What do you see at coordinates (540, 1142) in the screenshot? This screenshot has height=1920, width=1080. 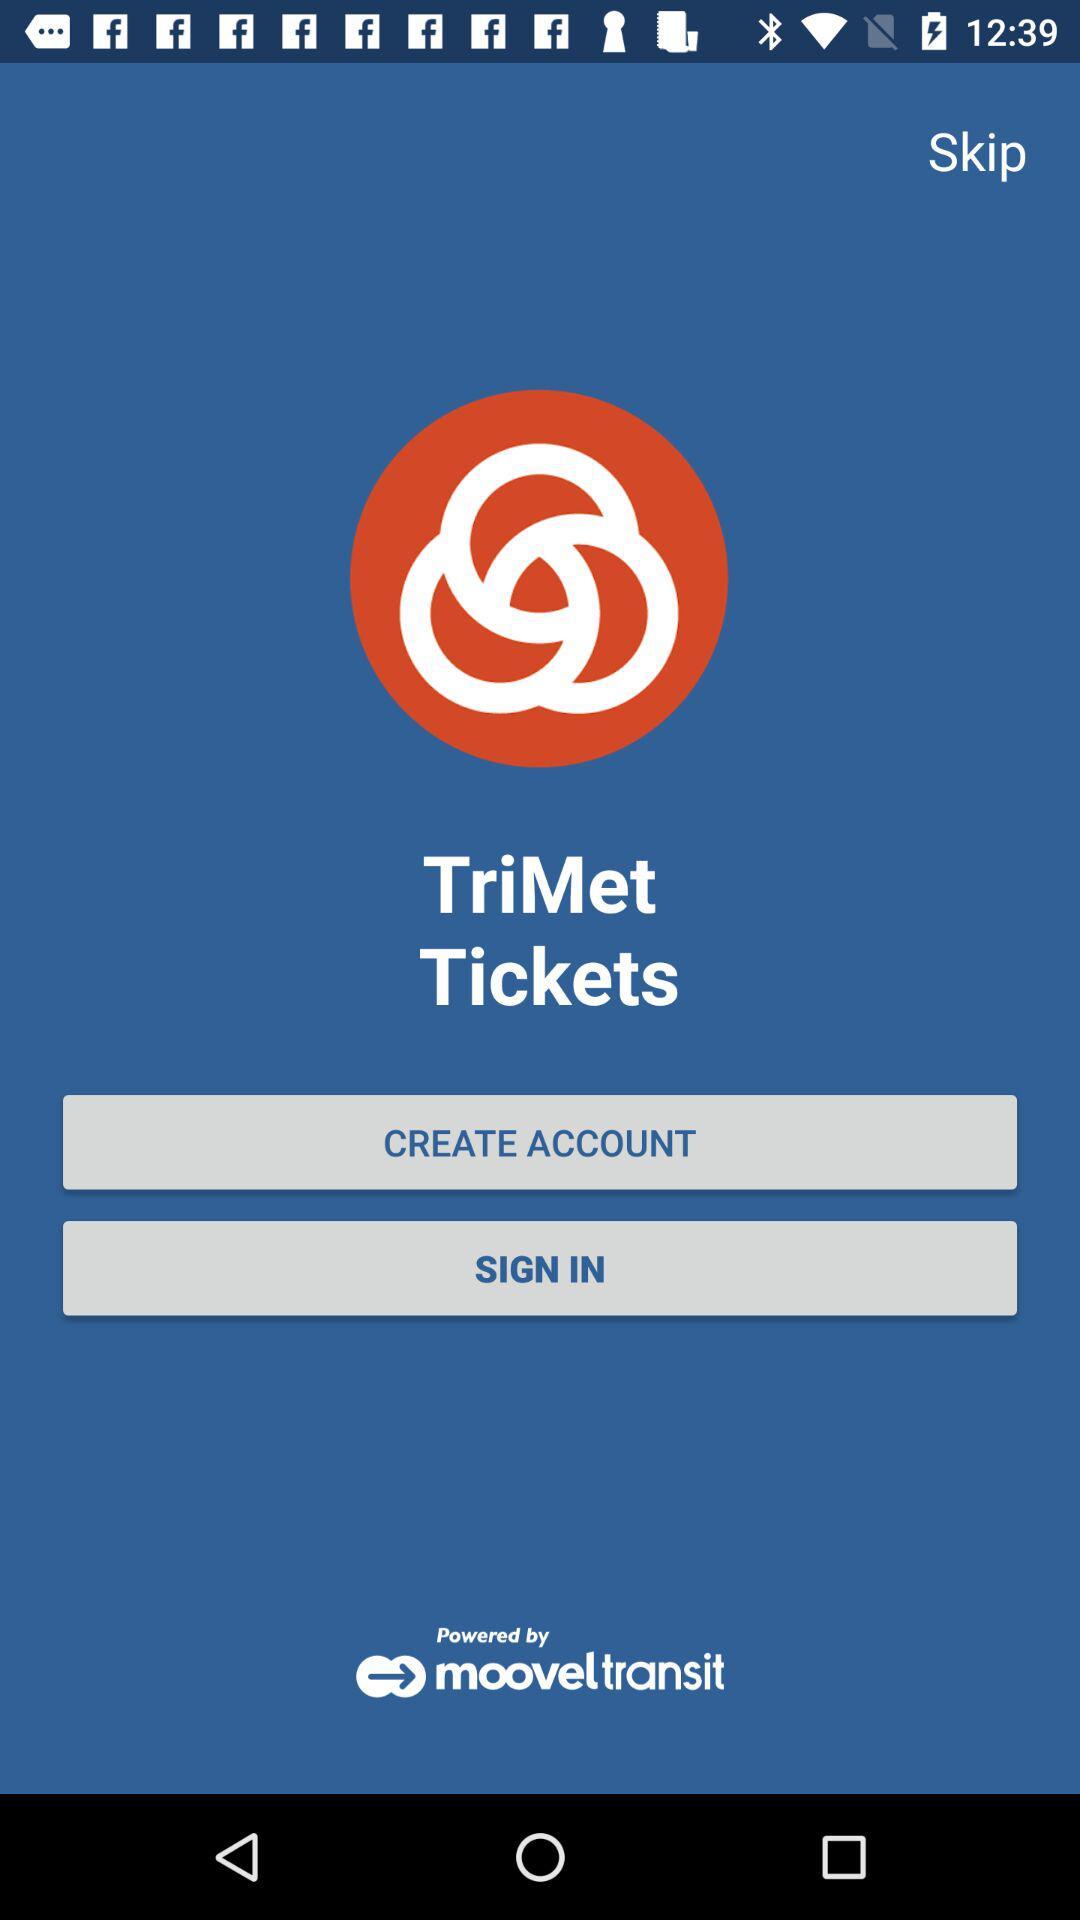 I see `the icon above the sign in` at bounding box center [540, 1142].